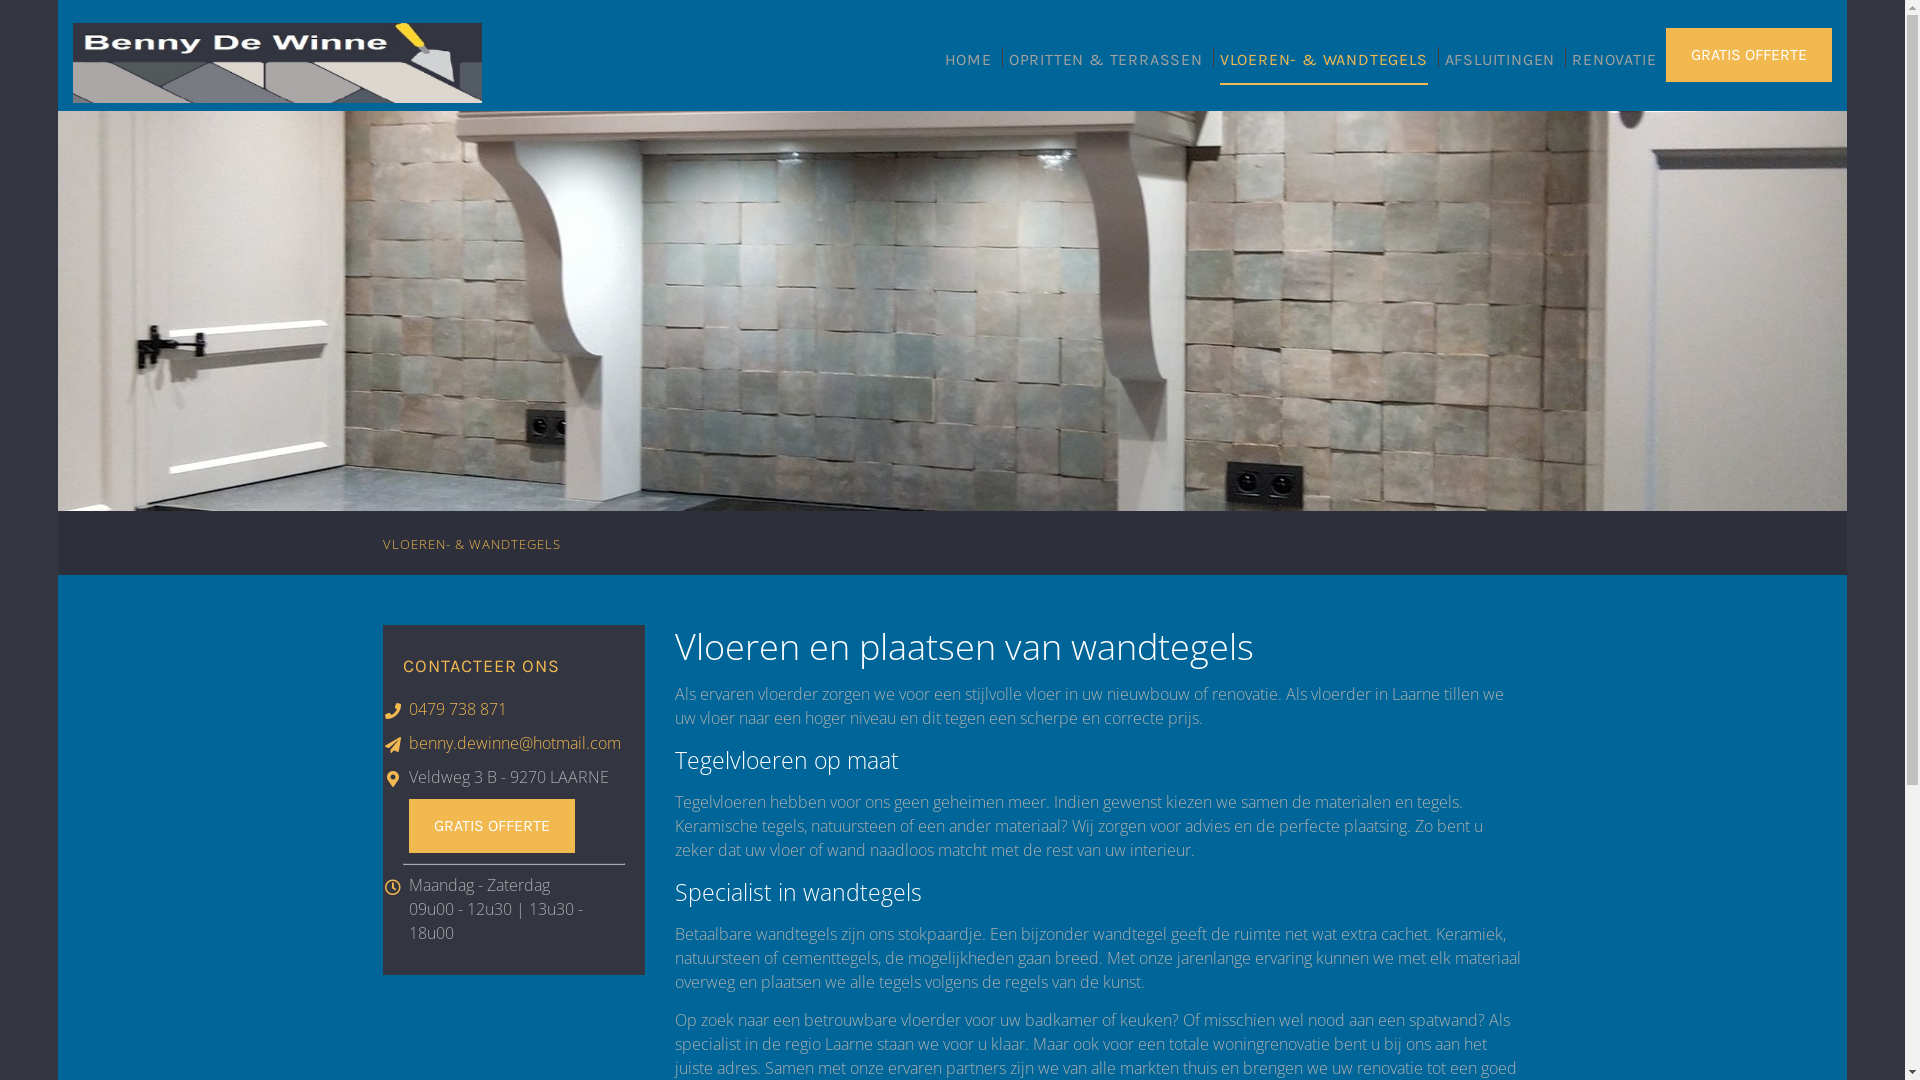 Image resolution: width=1920 pixels, height=1080 pixels. I want to click on 'benny.dewinne@hotmail.com', so click(513, 743).